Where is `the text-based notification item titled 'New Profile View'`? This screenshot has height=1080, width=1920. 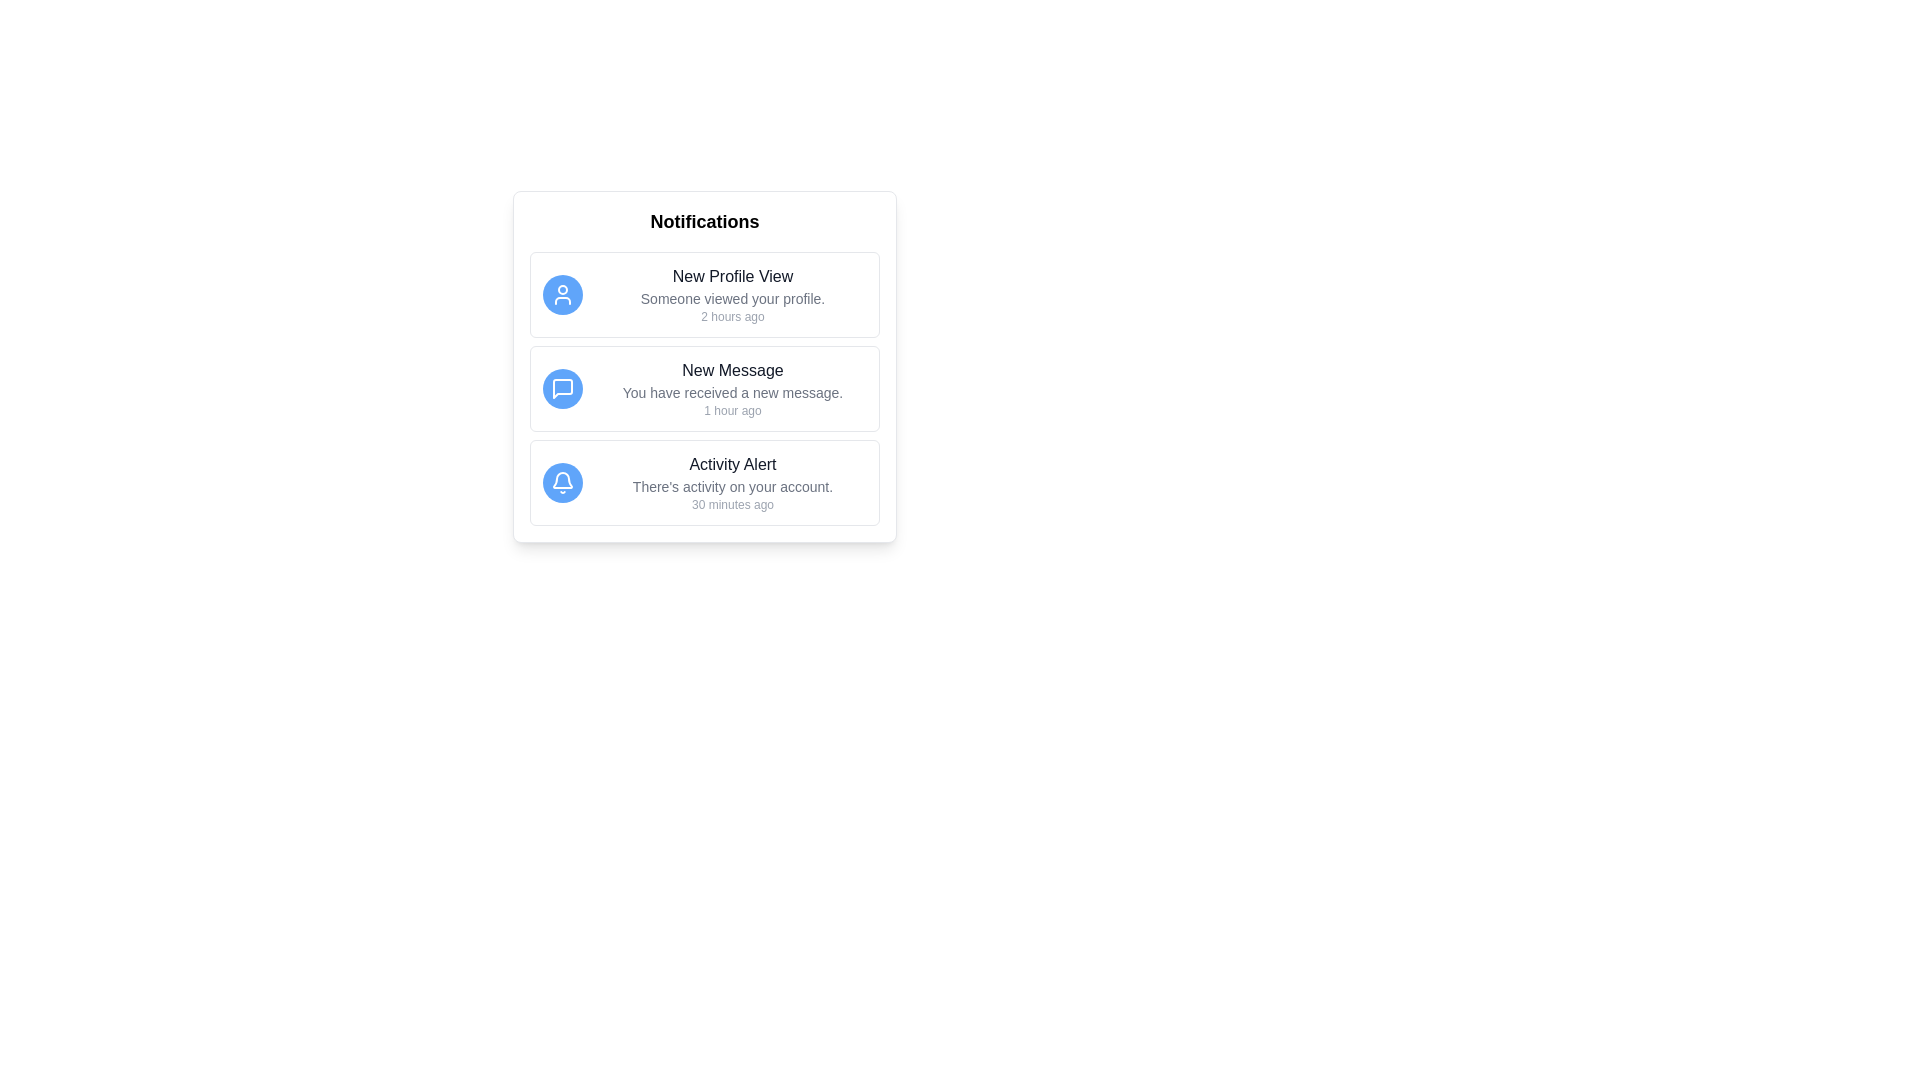
the text-based notification item titled 'New Profile View' is located at coordinates (732, 294).